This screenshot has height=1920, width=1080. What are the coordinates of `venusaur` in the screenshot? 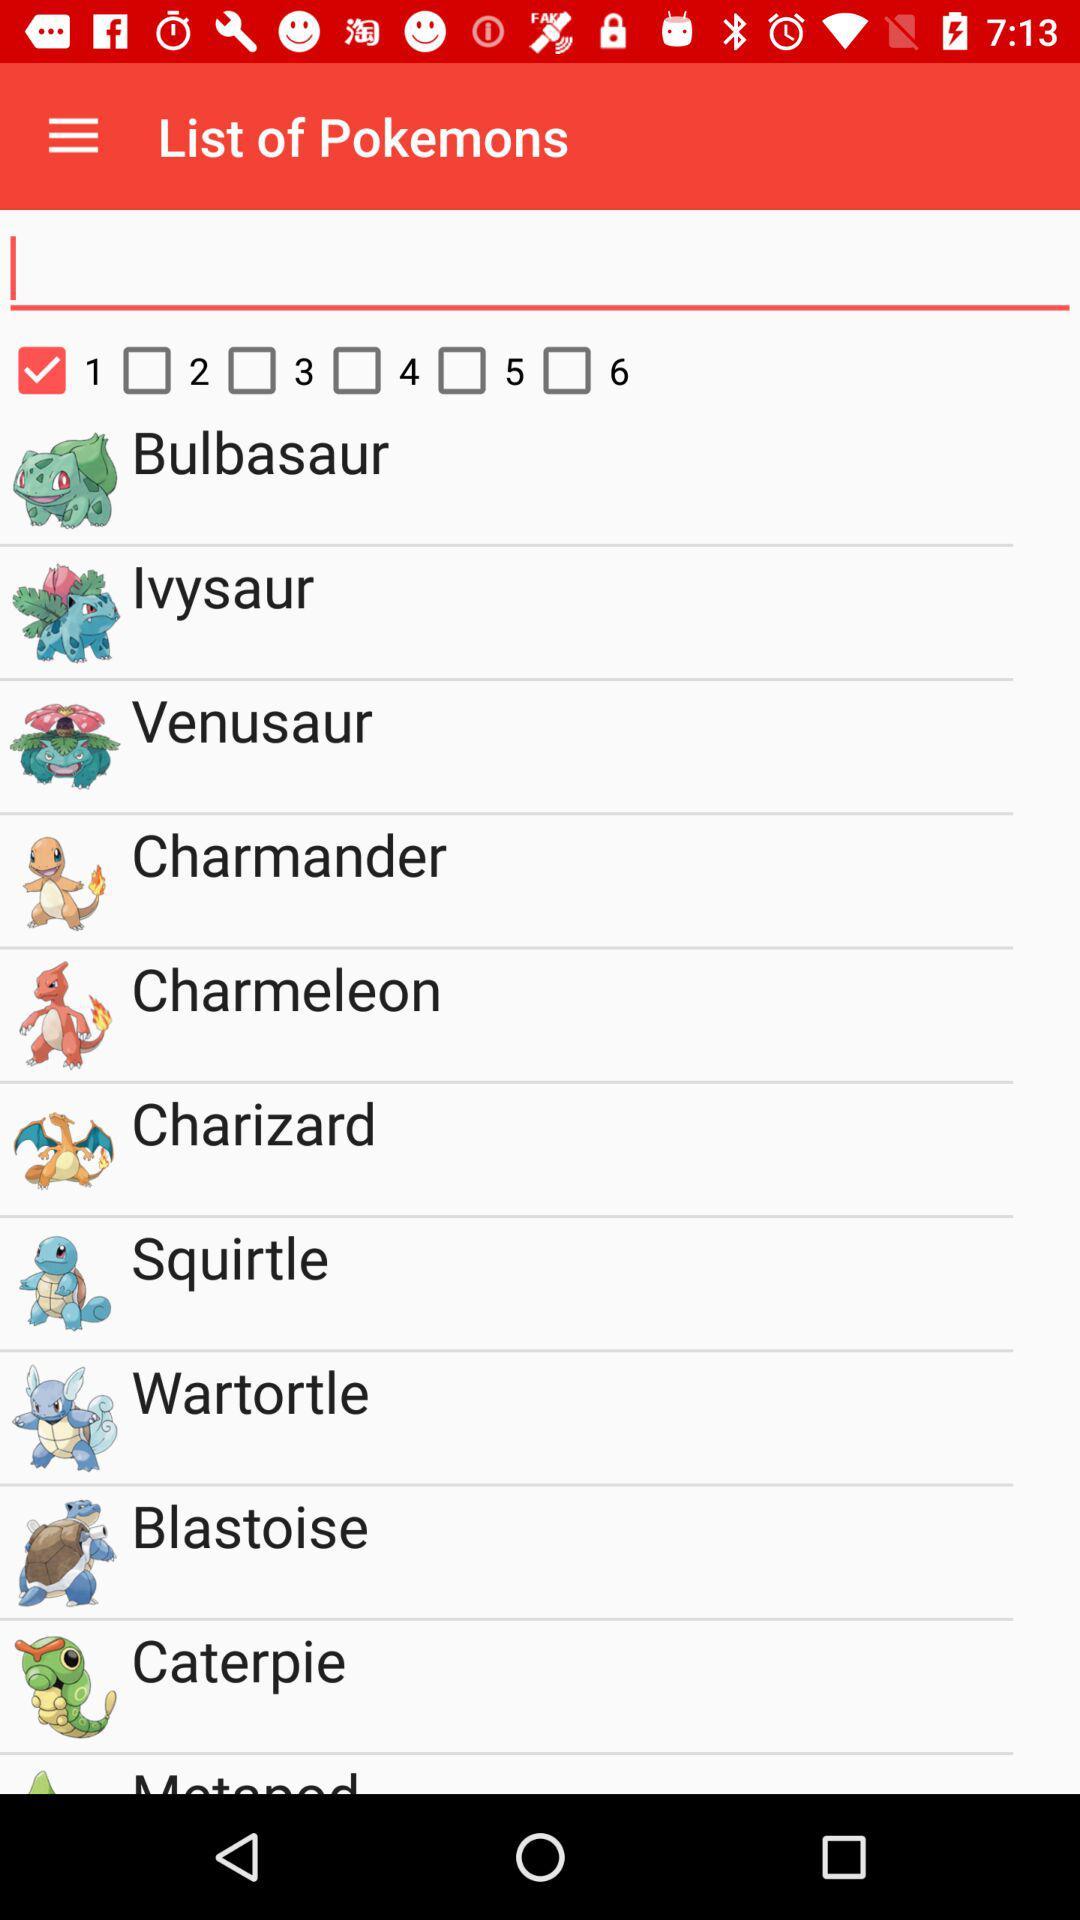 It's located at (572, 745).